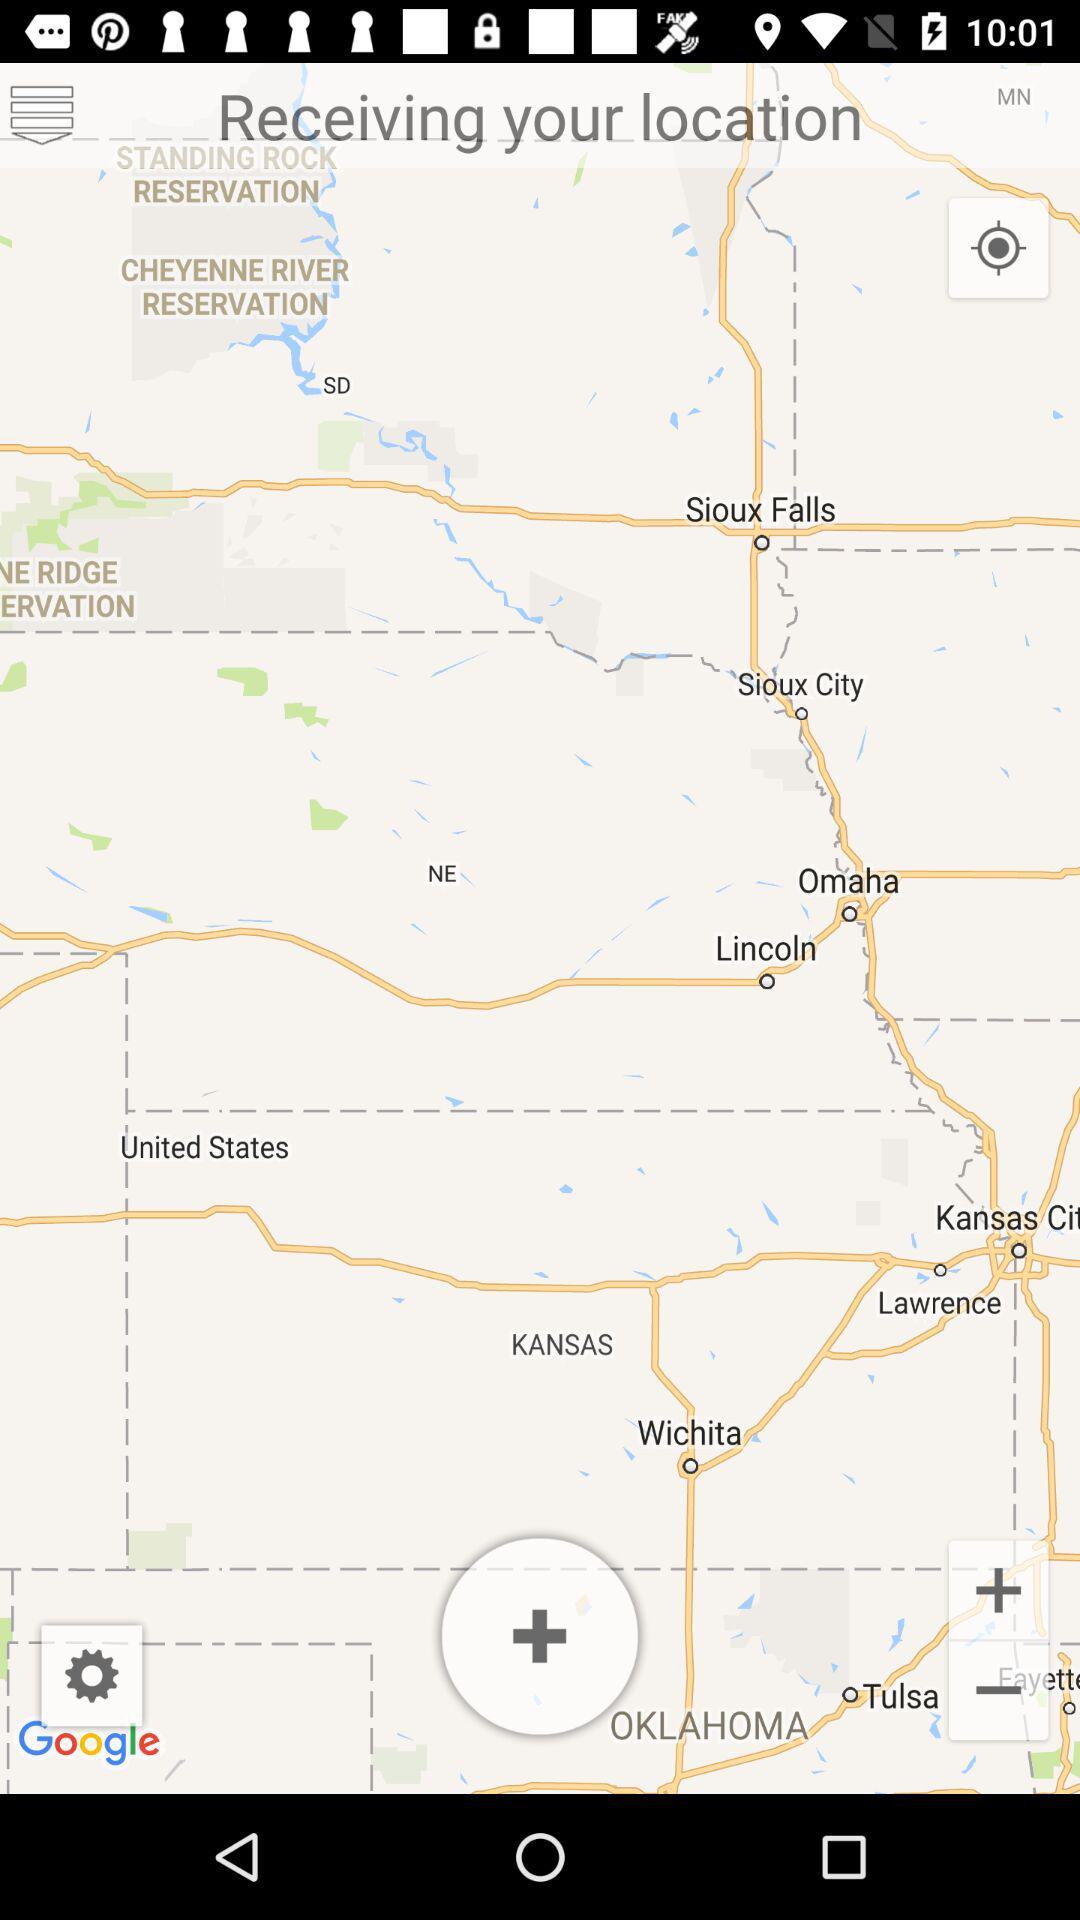  What do you see at coordinates (998, 248) in the screenshot?
I see `the item at the top right corner` at bounding box center [998, 248].